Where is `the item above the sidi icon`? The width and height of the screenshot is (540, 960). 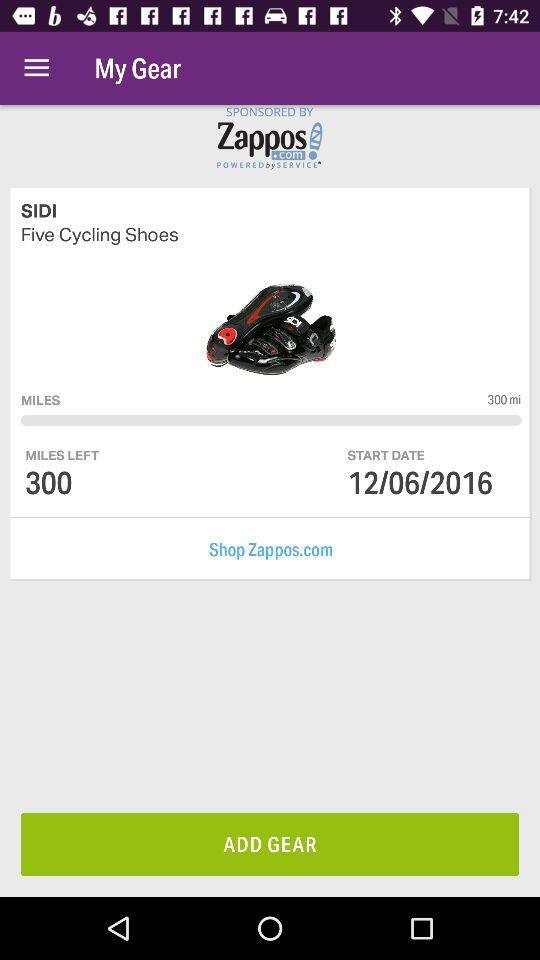
the item above the sidi icon is located at coordinates (36, 68).